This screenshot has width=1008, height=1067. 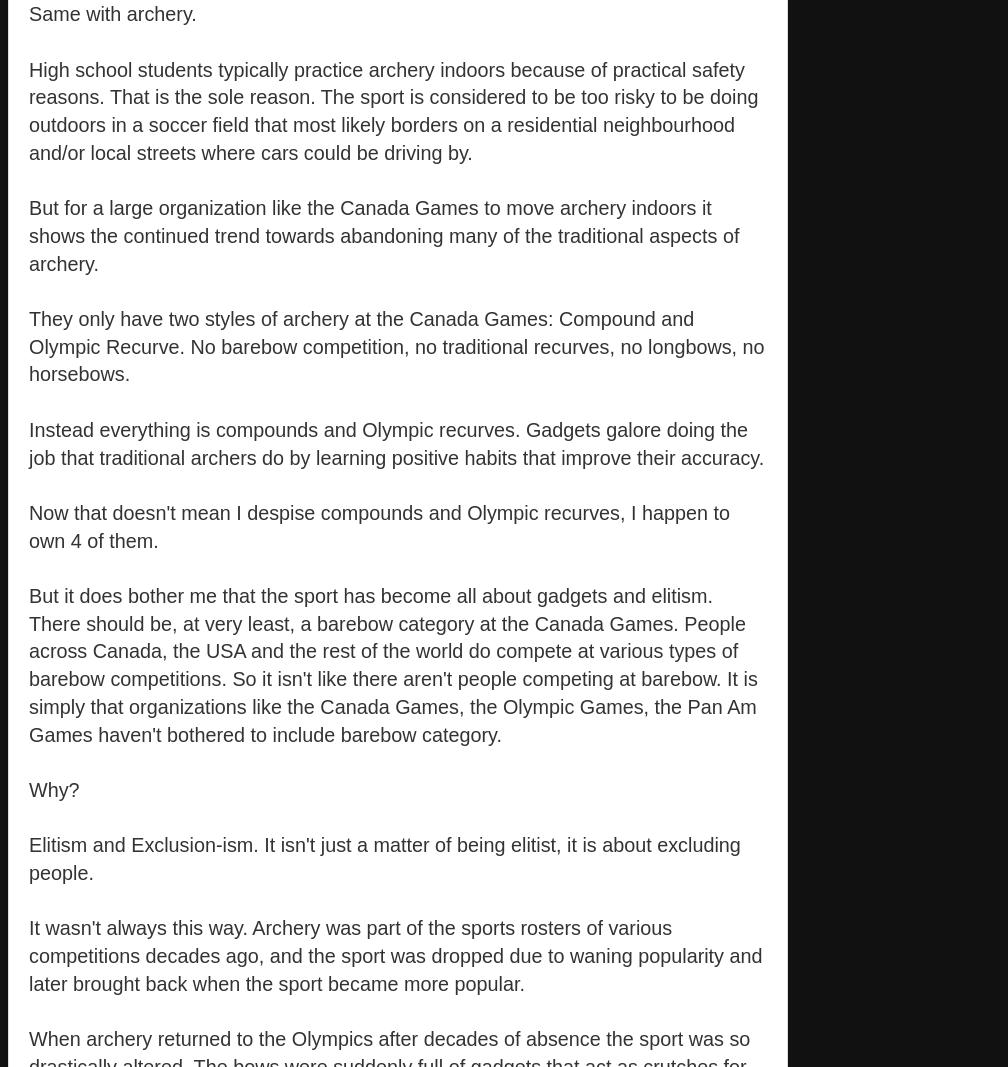 What do you see at coordinates (396, 442) in the screenshot?
I see `'Instead everything is compounds and Olympic recurves. Gadgets galore doing the job that traditional archers do by learning positive habits that improve their accuracy.'` at bounding box center [396, 442].